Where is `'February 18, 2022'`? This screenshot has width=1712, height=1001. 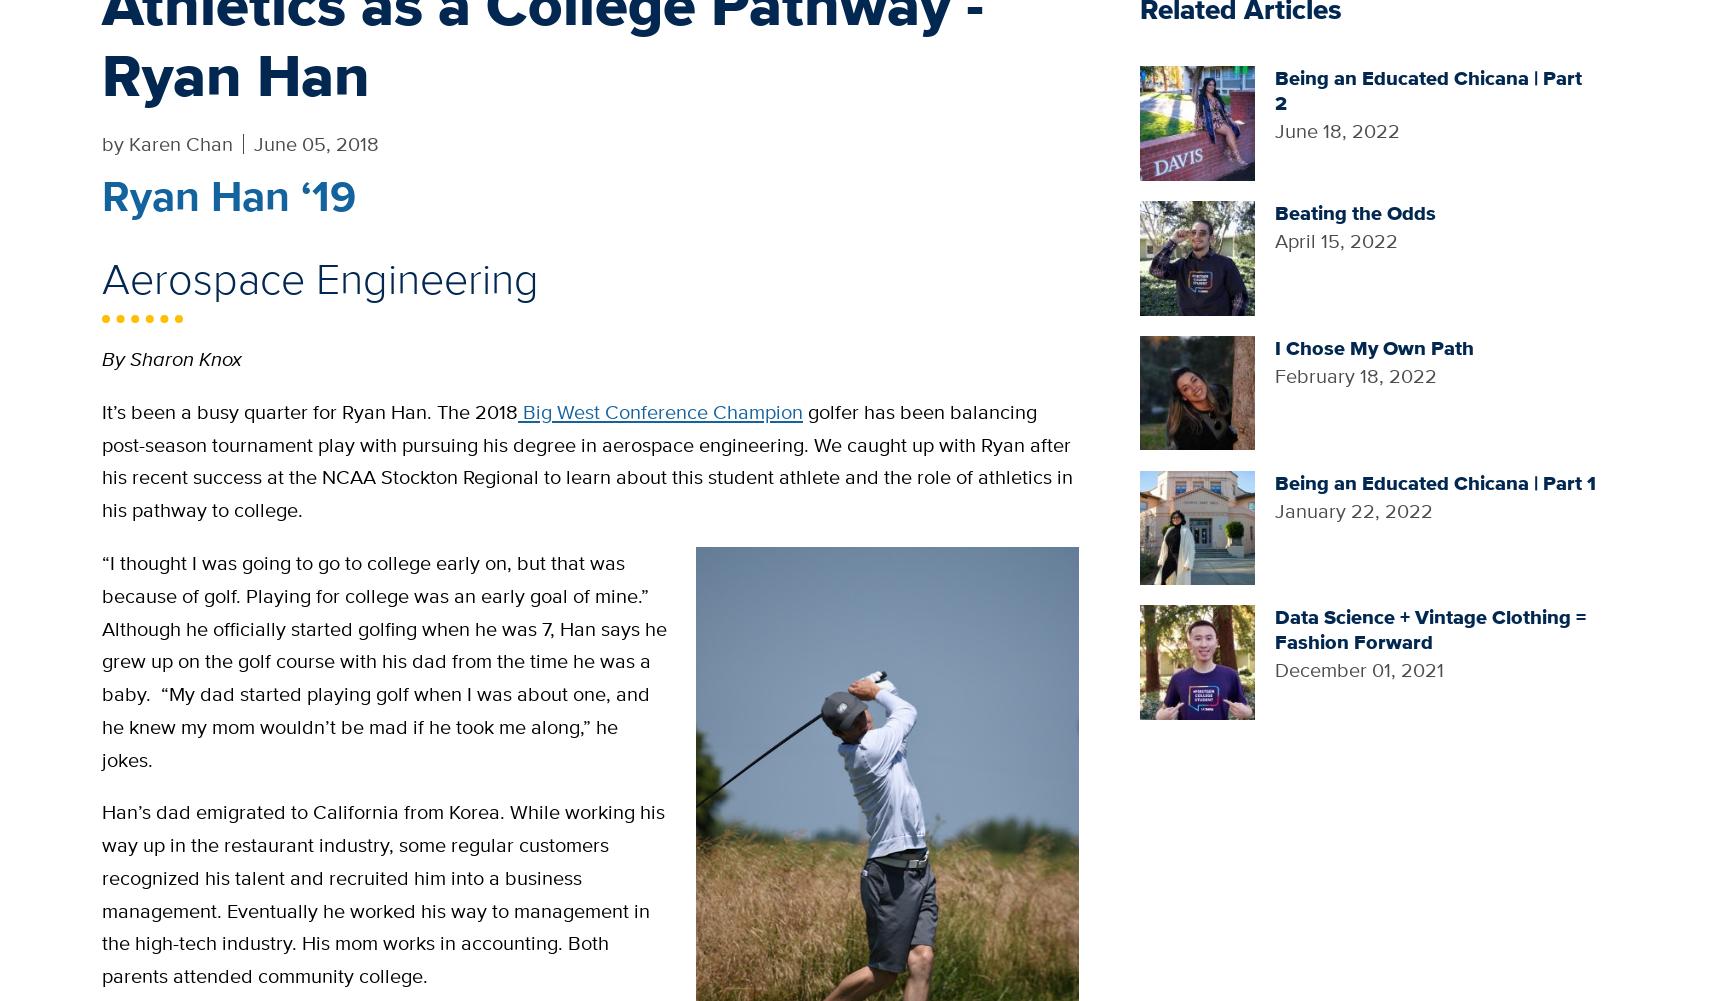
'February 18, 2022' is located at coordinates (1354, 374).